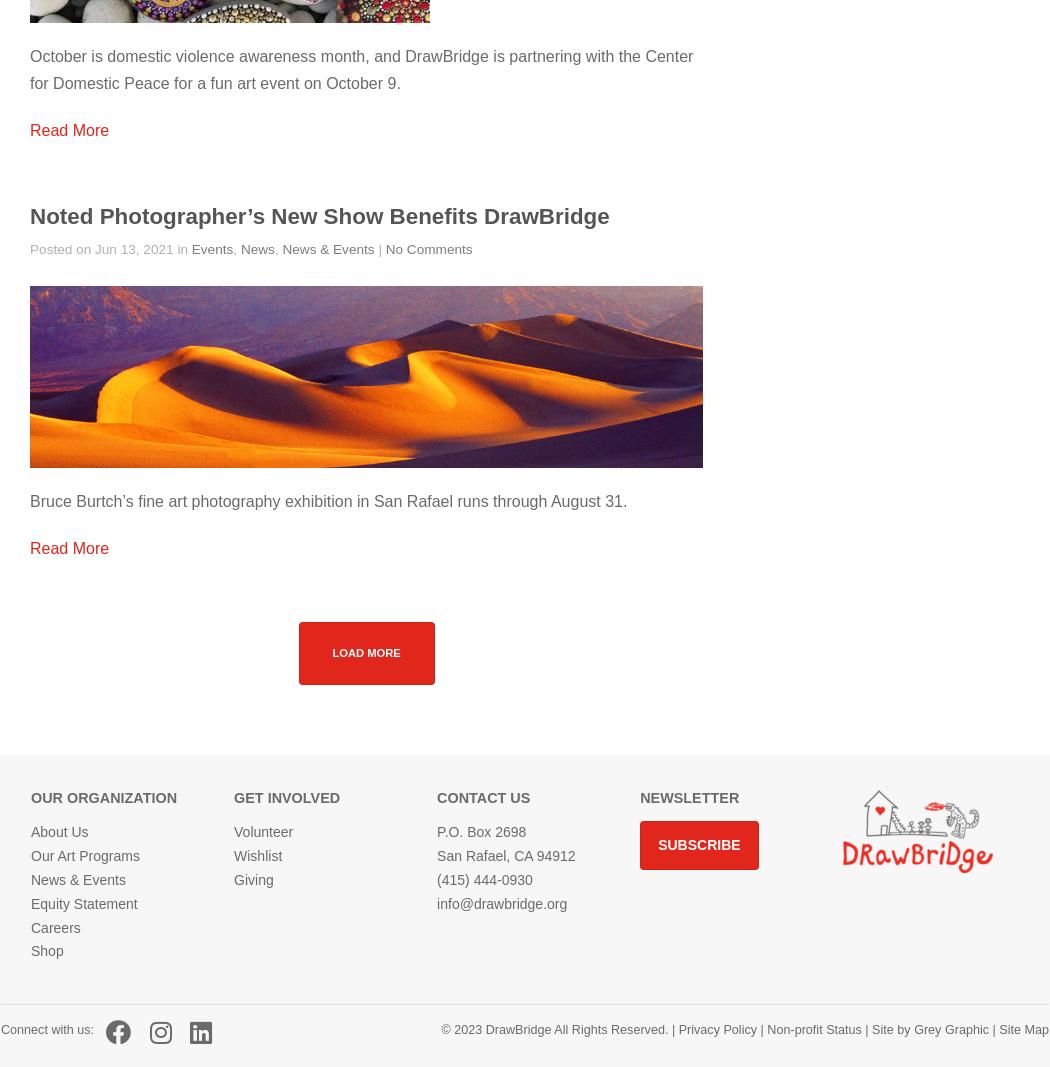  What do you see at coordinates (110, 249) in the screenshot?
I see `'Posted 					
														on Jun 13, 2021							in'` at bounding box center [110, 249].